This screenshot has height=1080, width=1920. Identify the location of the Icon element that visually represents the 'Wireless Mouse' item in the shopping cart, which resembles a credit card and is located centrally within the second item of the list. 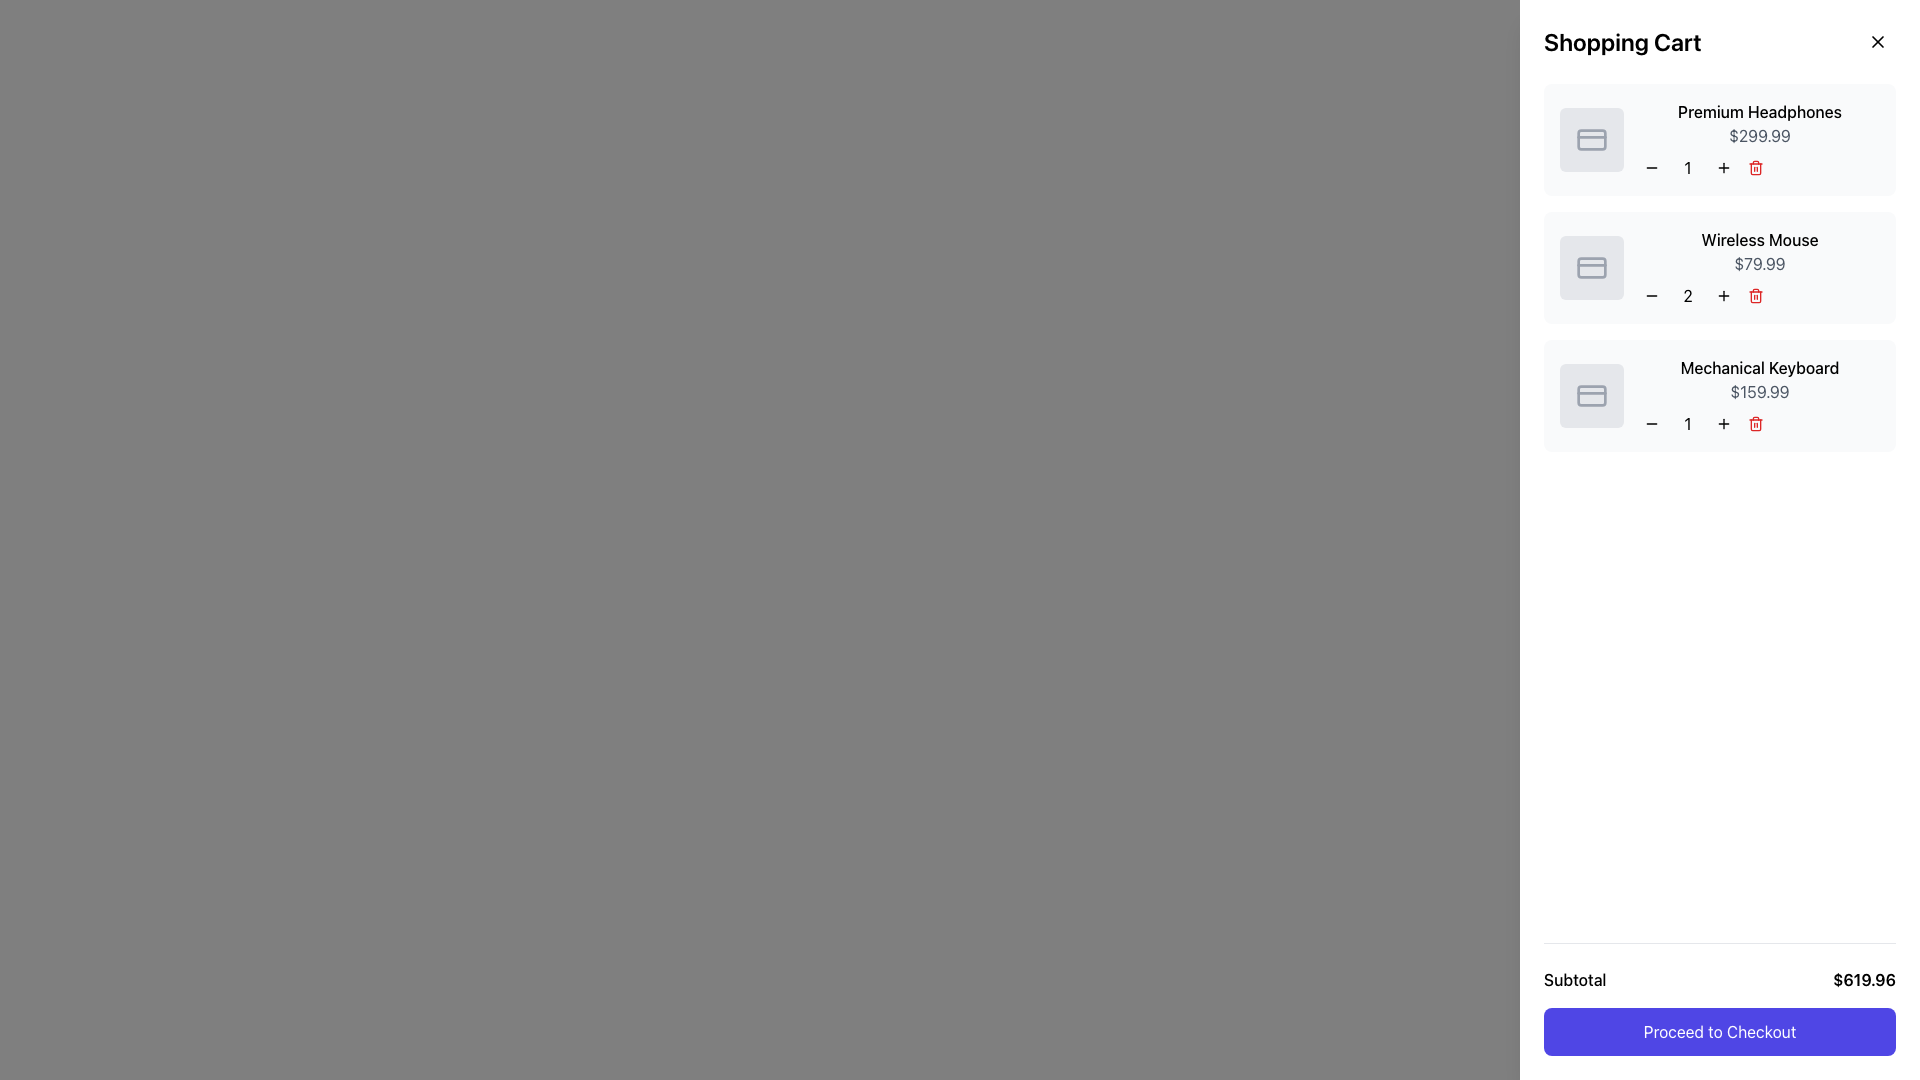
(1591, 266).